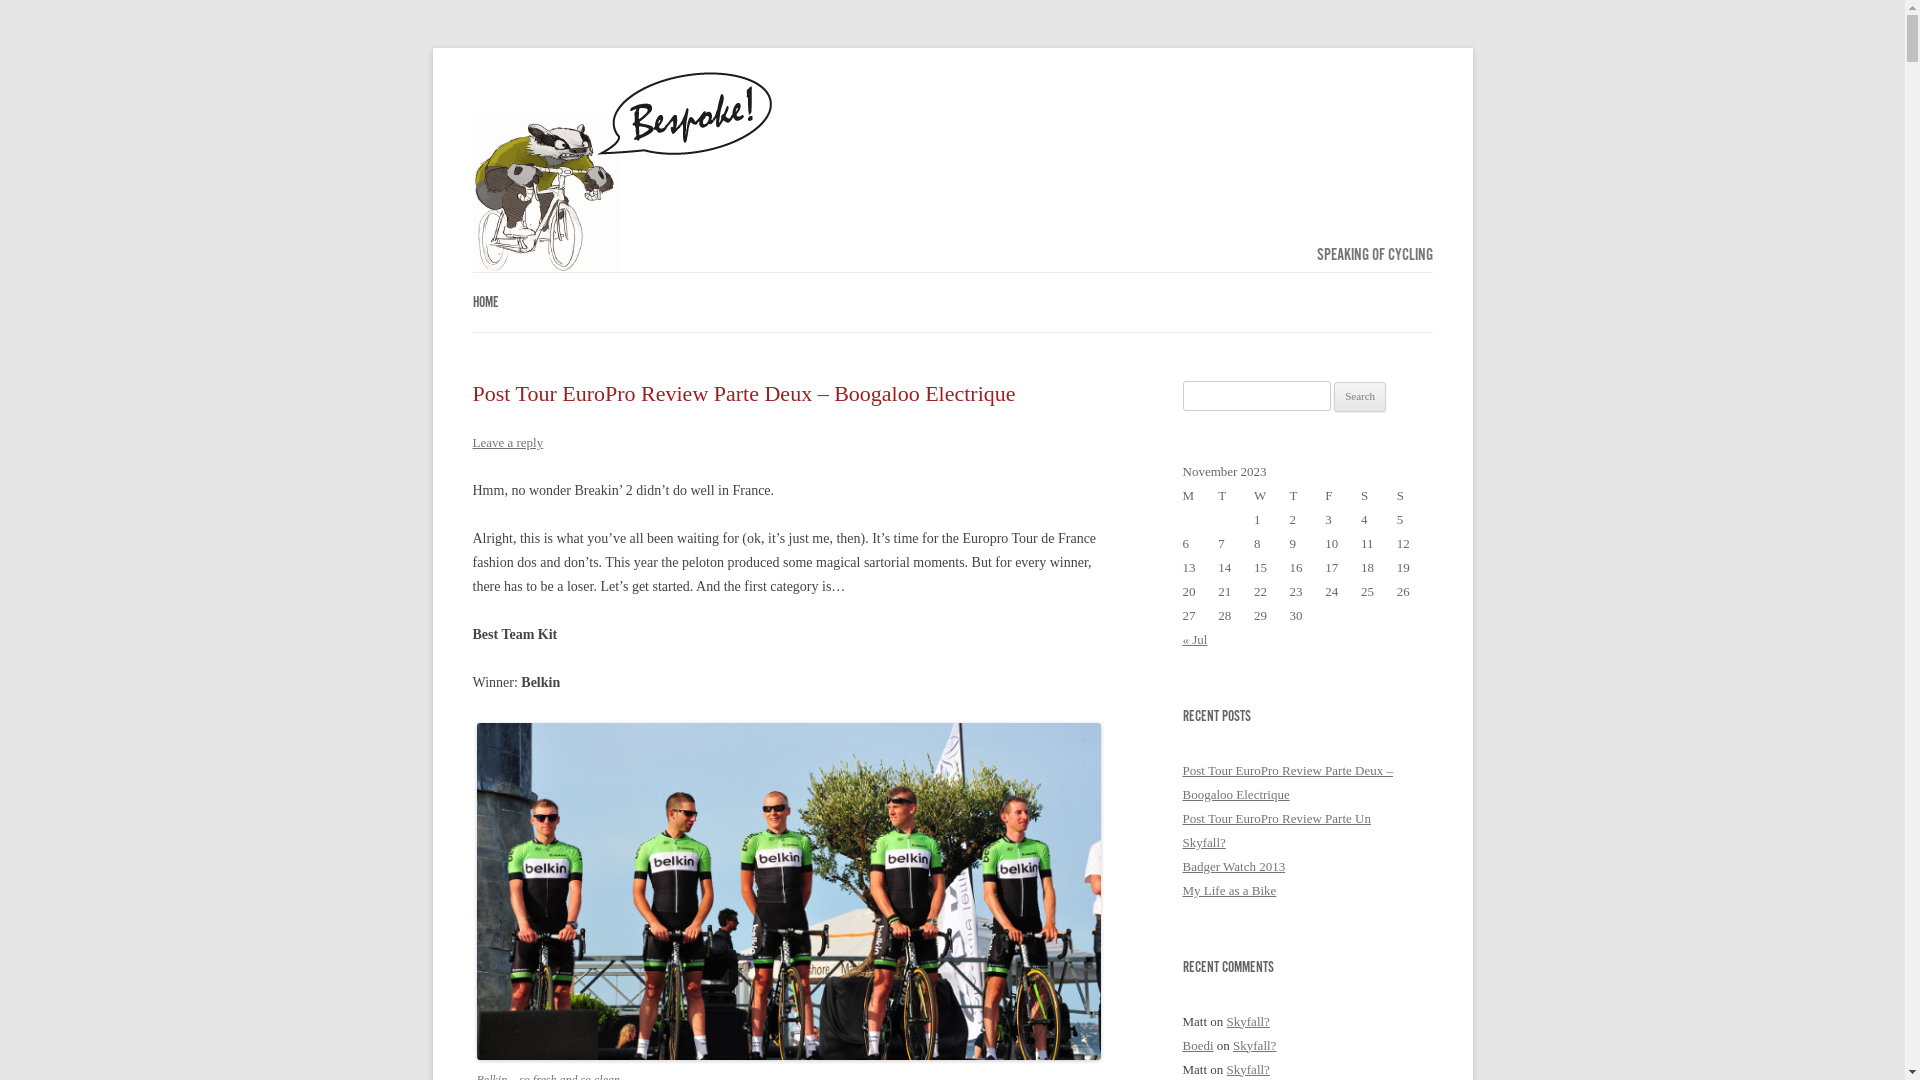 This screenshot has width=1920, height=1080. Describe the element at coordinates (1227, 889) in the screenshot. I see `'My Life as a Bike'` at that location.